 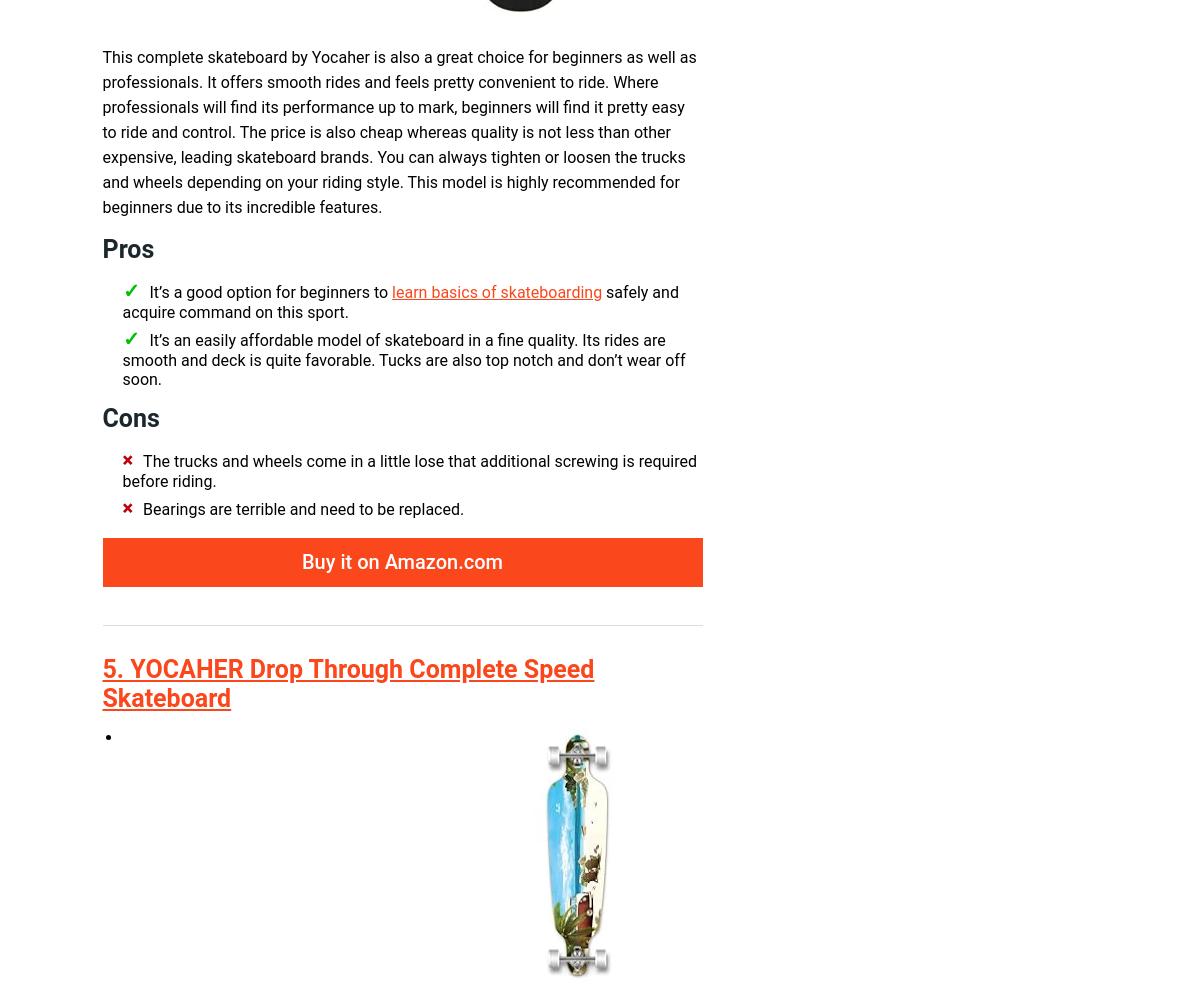 I want to click on 'It’s a good option for beginners to', so click(x=269, y=292).